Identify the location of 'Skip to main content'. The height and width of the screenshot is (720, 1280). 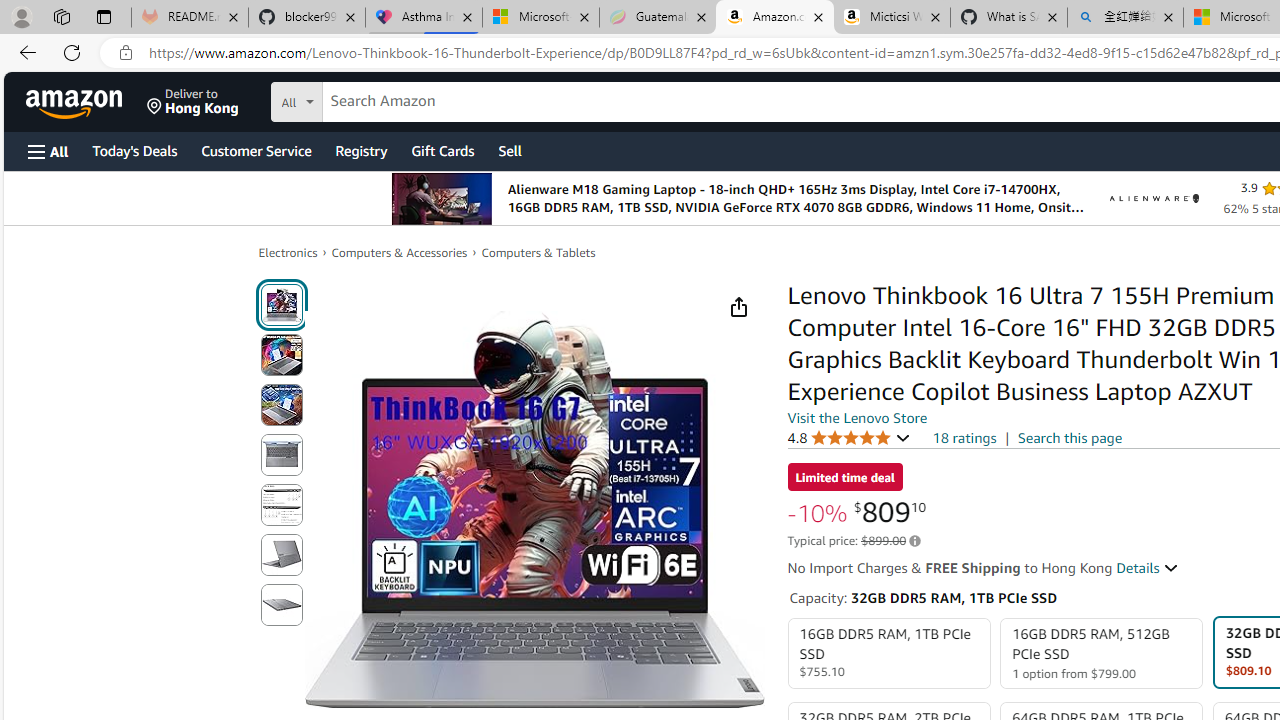
(86, 100).